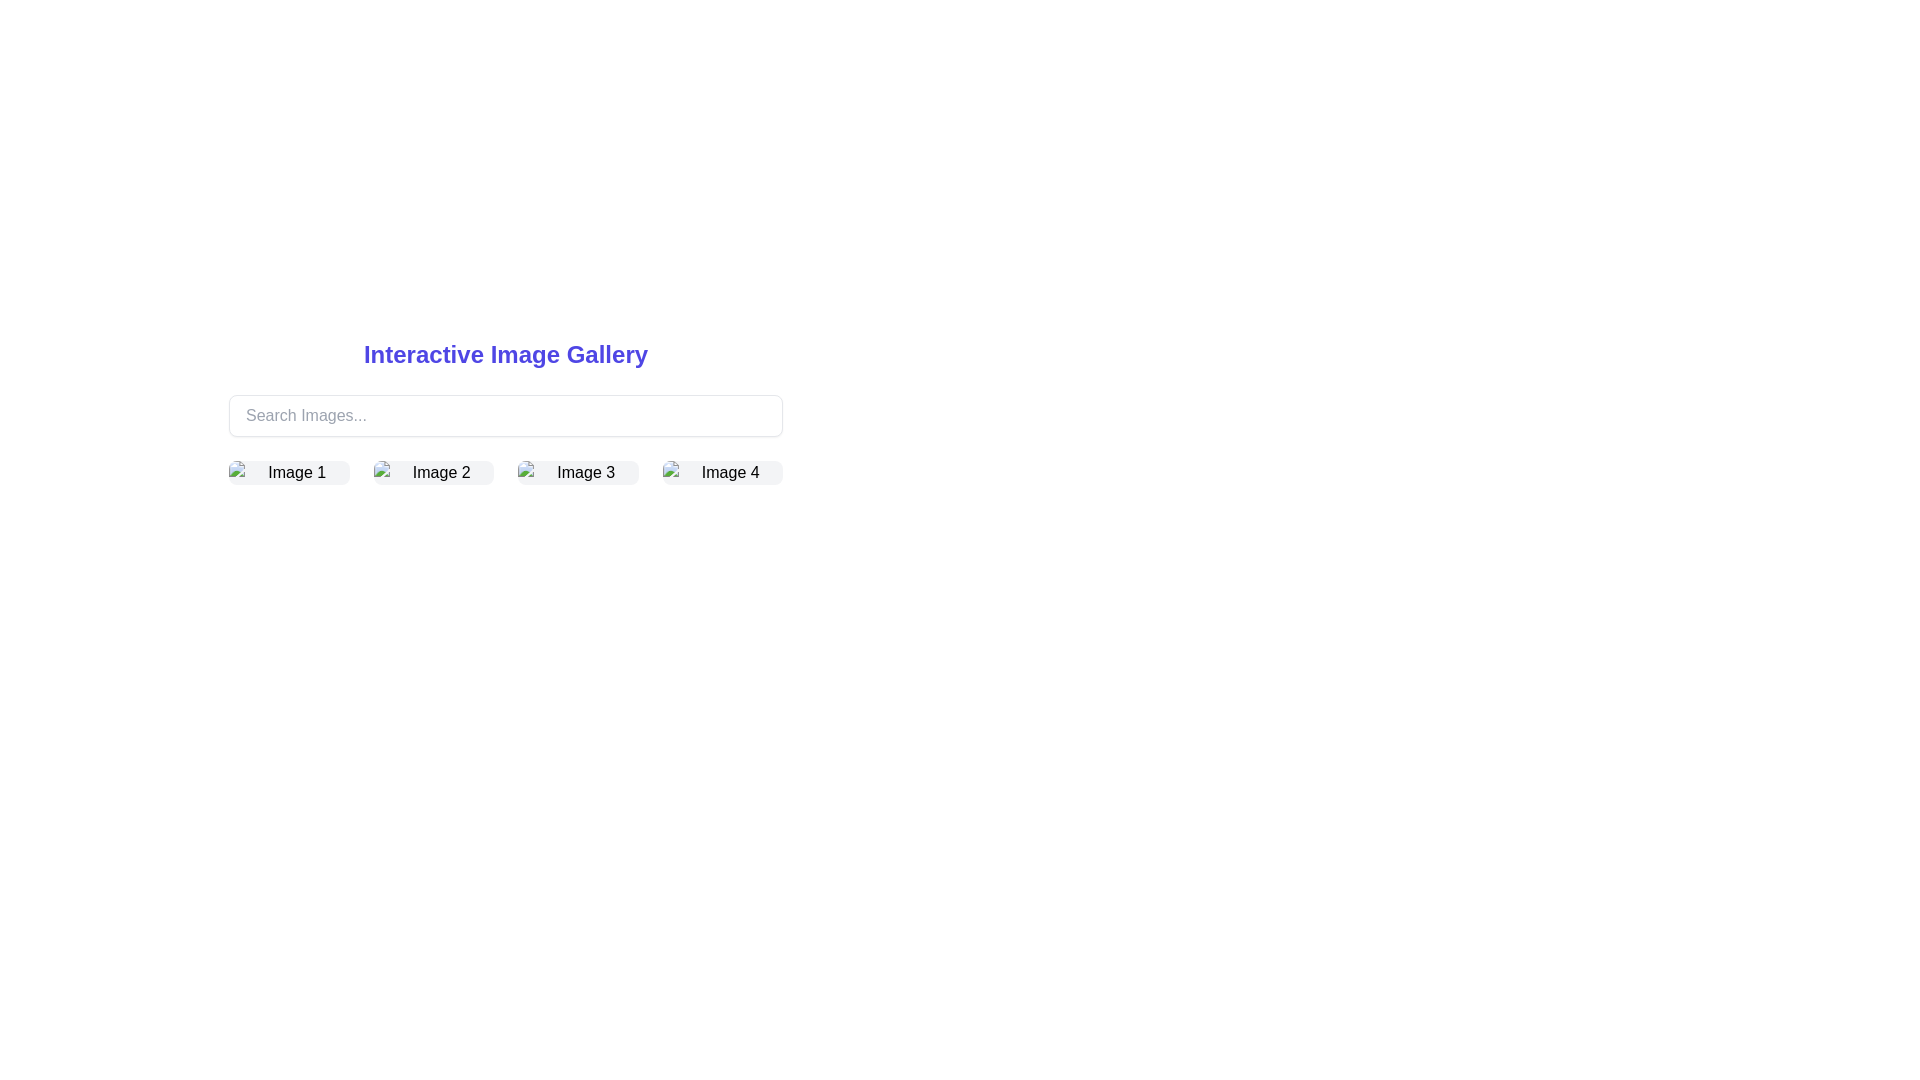 The image size is (1920, 1080). I want to click on the Interactive Thumbnail Card labeled 'Image 1' located at the top-left corner of the grid layout, so click(288, 473).